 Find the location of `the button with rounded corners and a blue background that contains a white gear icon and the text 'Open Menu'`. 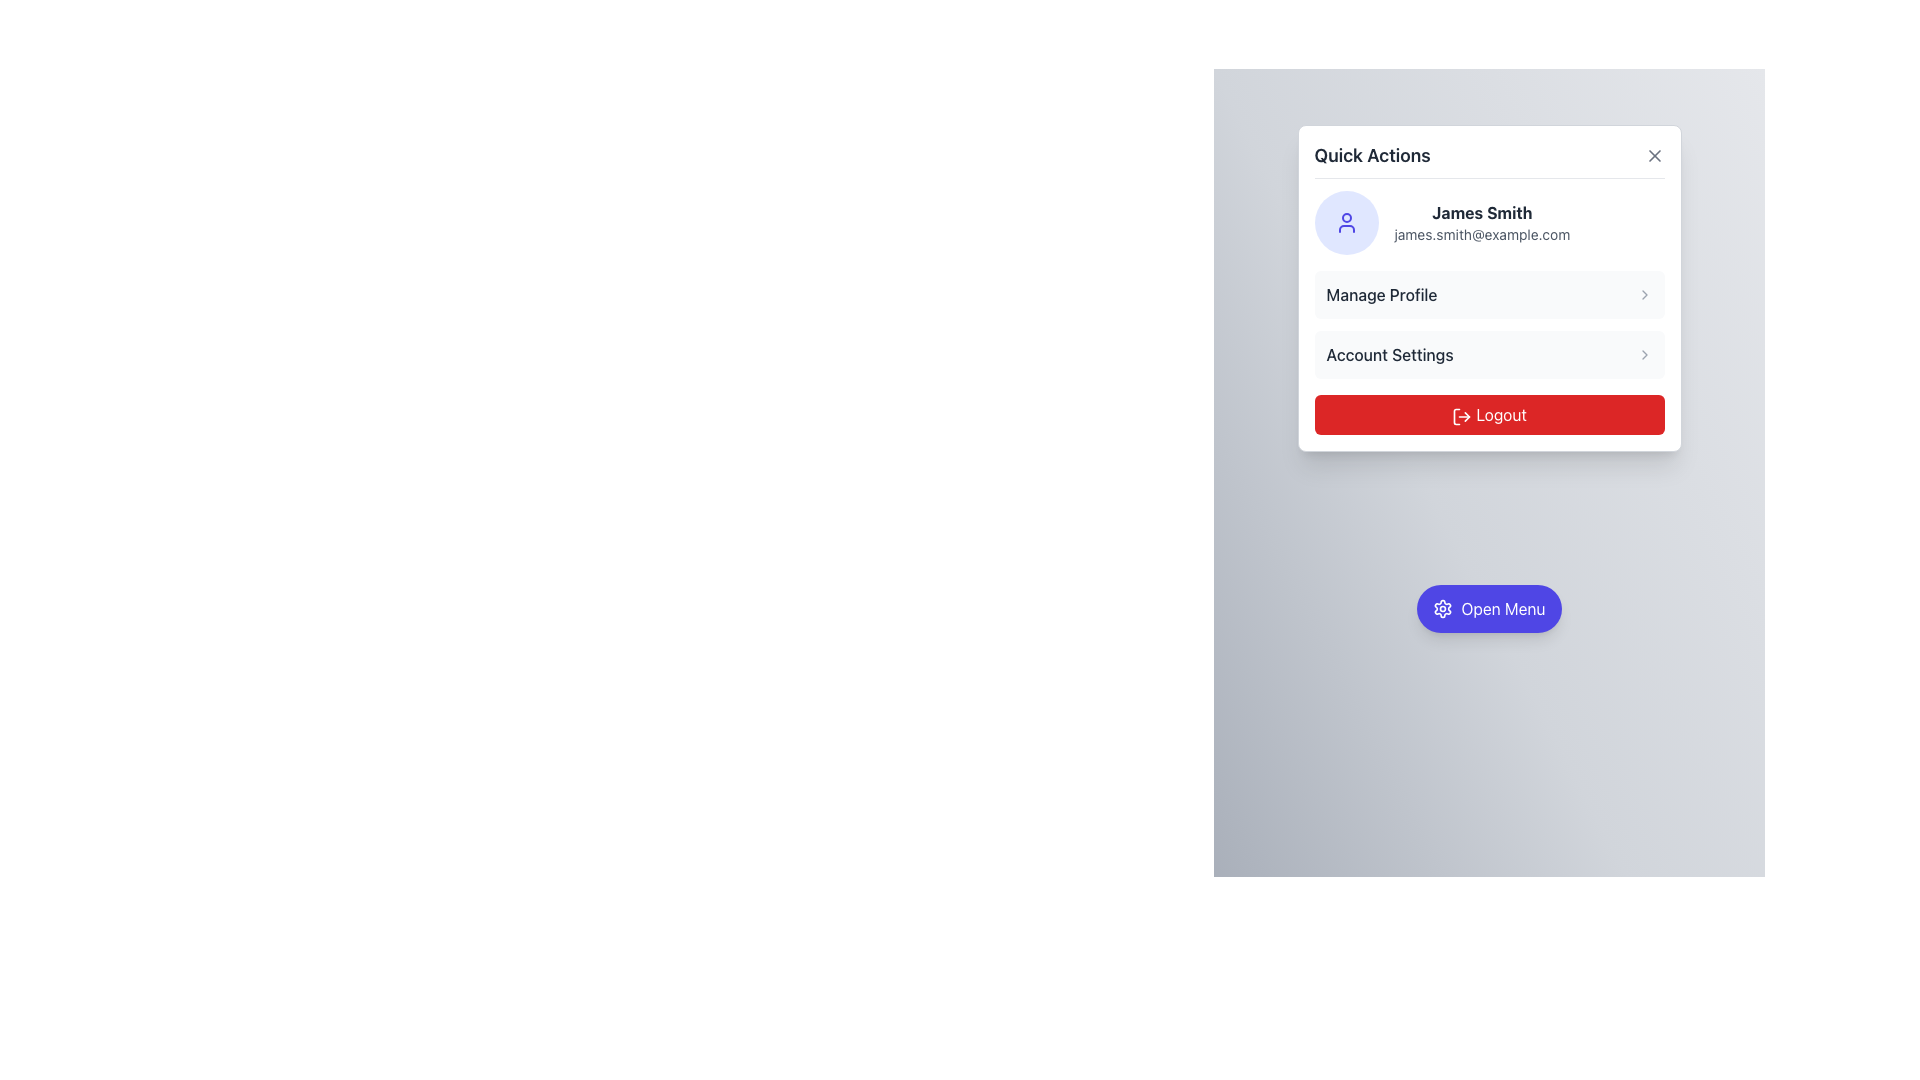

the button with rounded corners and a blue background that contains a white gear icon and the text 'Open Menu' is located at coordinates (1489, 608).